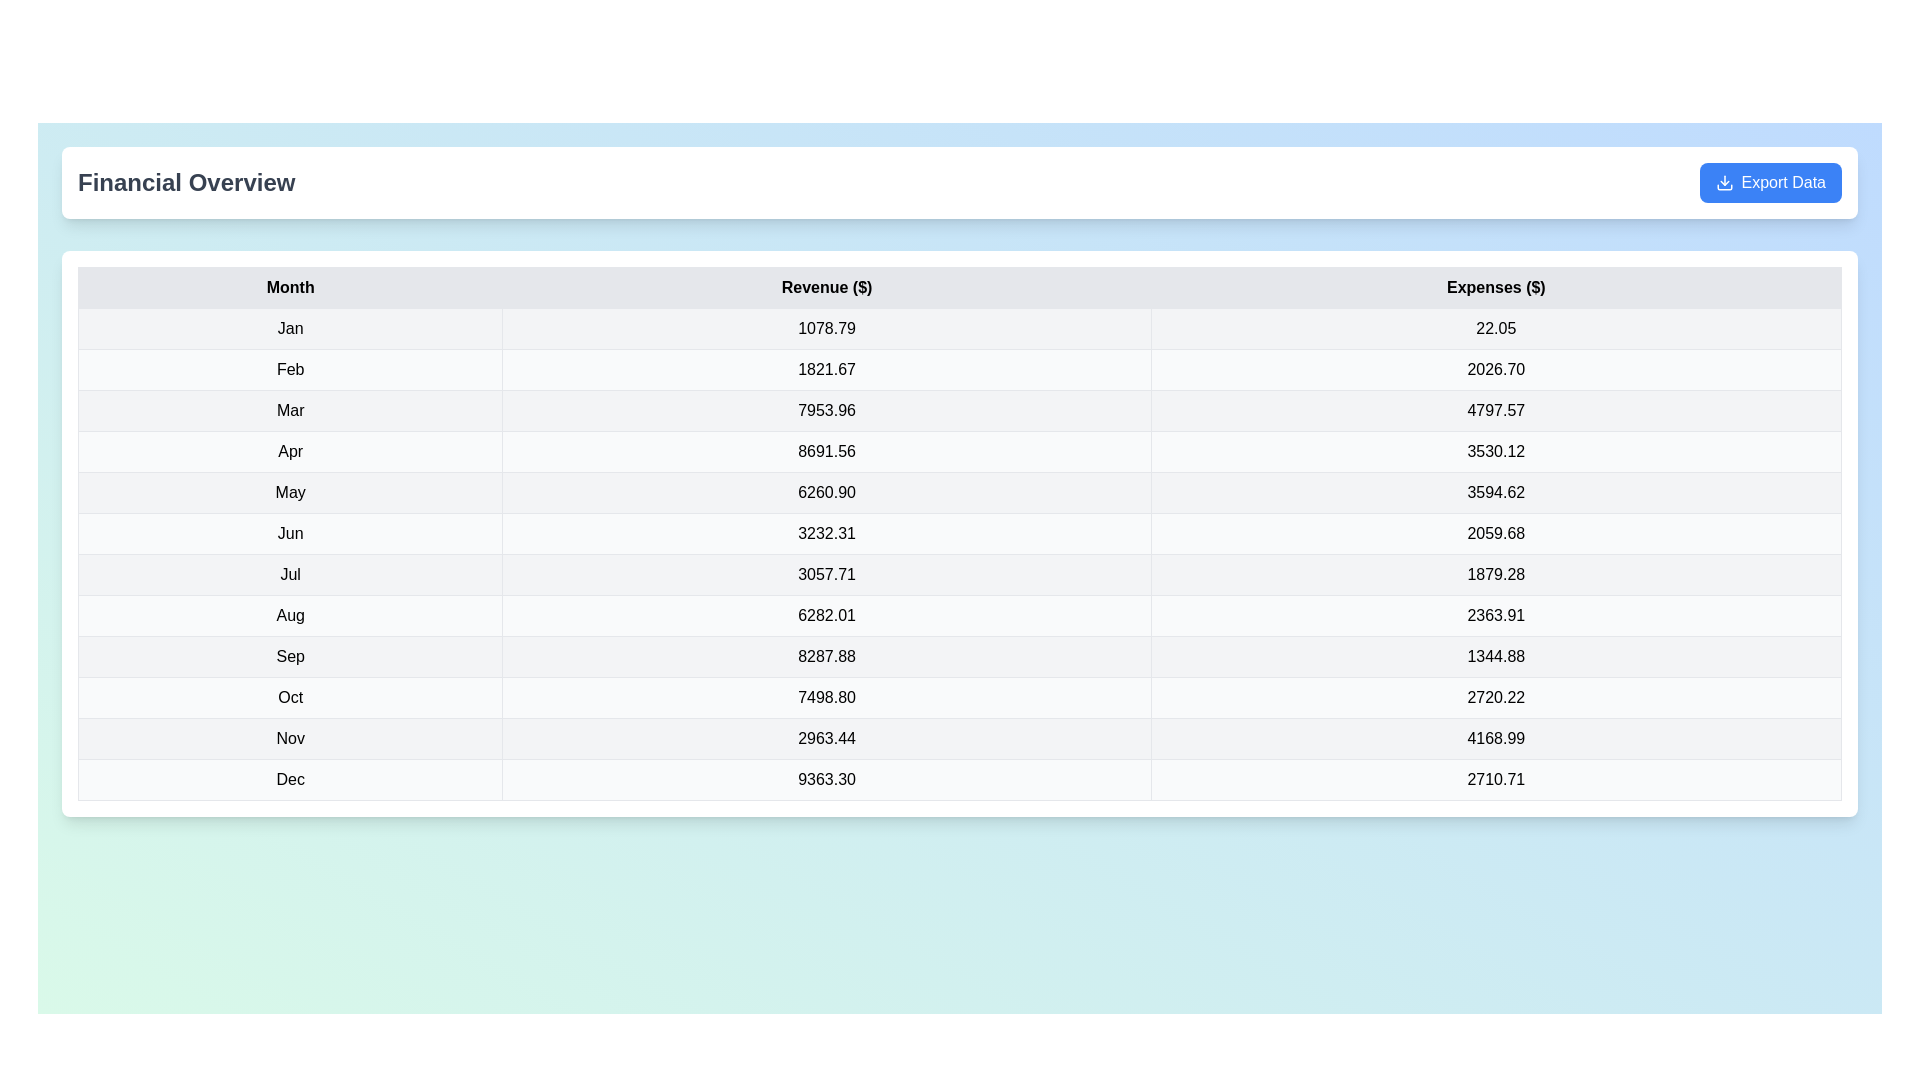 The width and height of the screenshot is (1920, 1080). I want to click on the column header labeled 'Month' to sort the table by that column, so click(289, 288).